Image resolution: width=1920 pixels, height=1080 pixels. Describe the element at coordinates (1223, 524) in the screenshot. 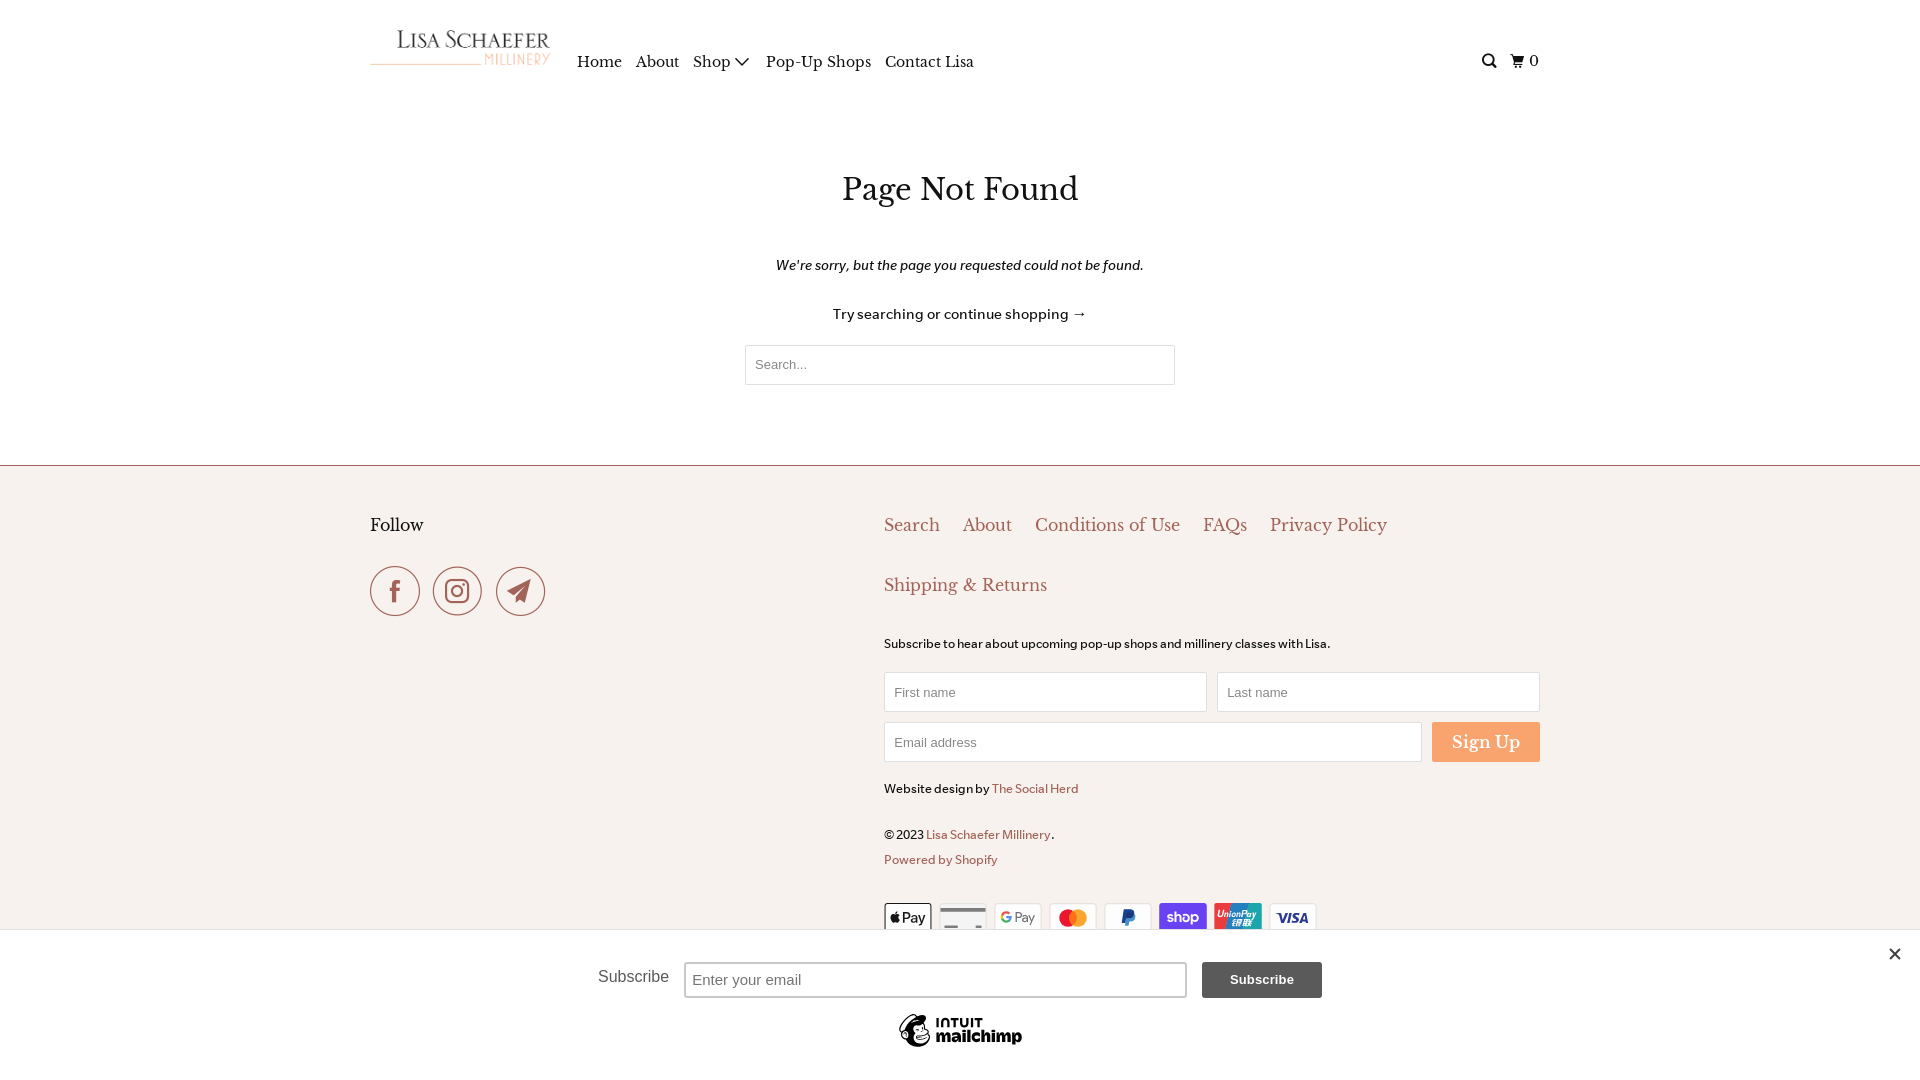

I see `'FAQs'` at that location.